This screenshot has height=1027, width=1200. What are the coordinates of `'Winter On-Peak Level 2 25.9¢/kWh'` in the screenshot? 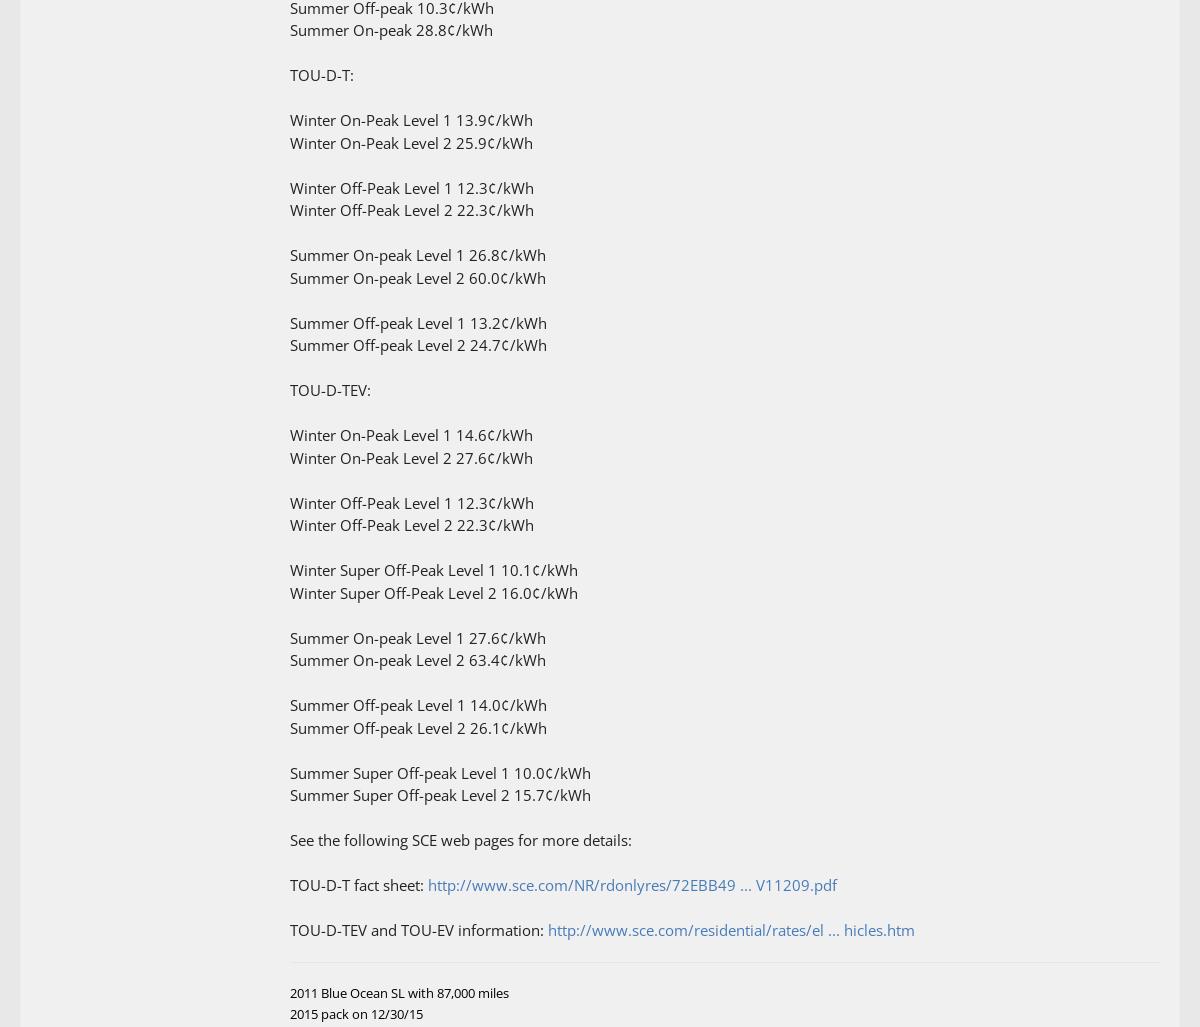 It's located at (289, 142).